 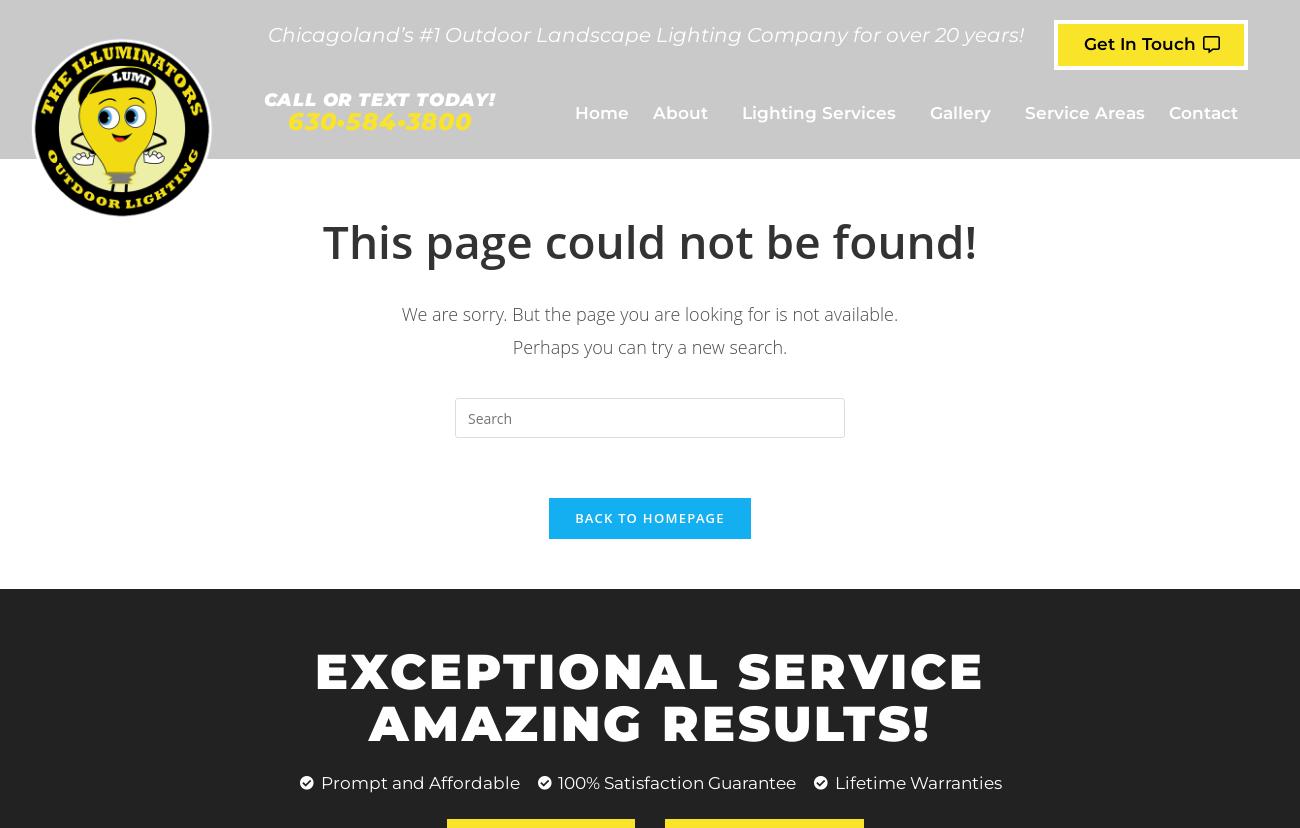 I want to click on 'Prompt and Affordable', so click(x=419, y=783).